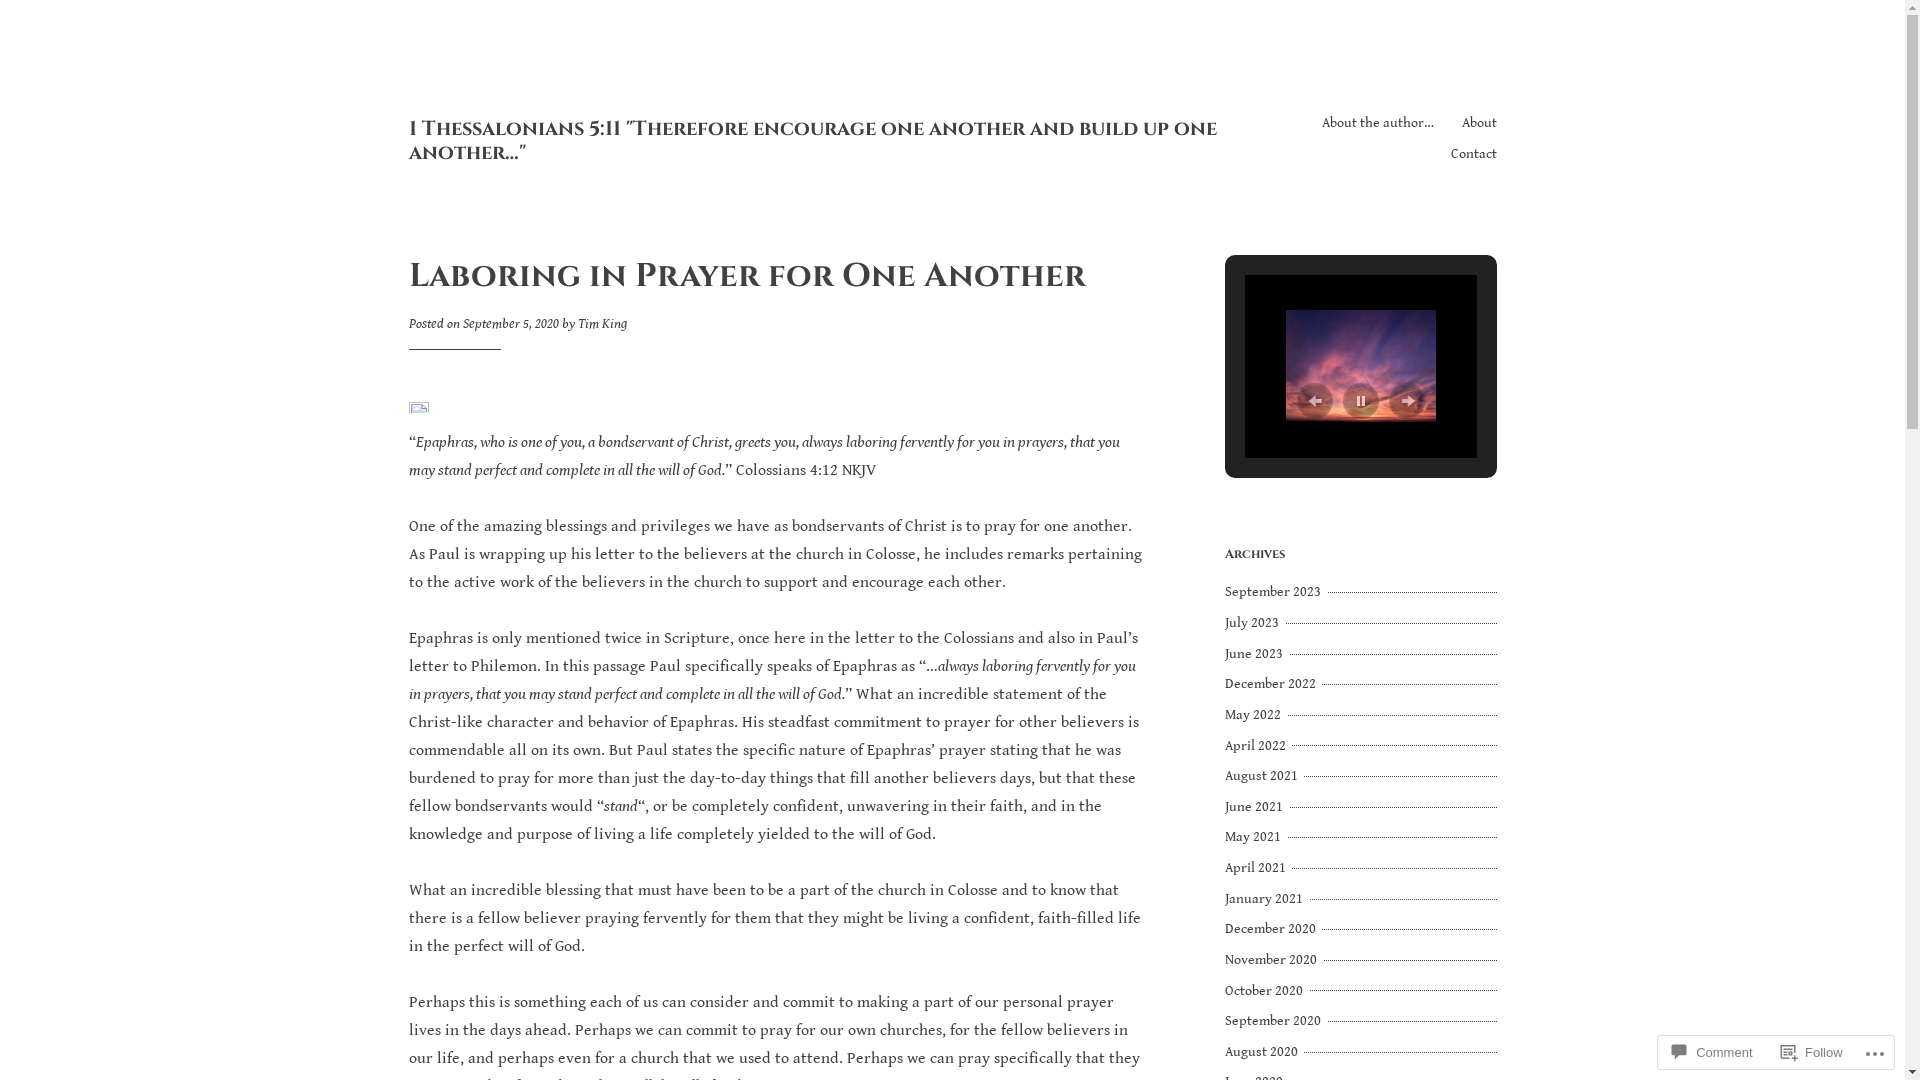 The image size is (1920, 1080). Describe the element at coordinates (509, 323) in the screenshot. I see `'September 5, 2020'` at that location.